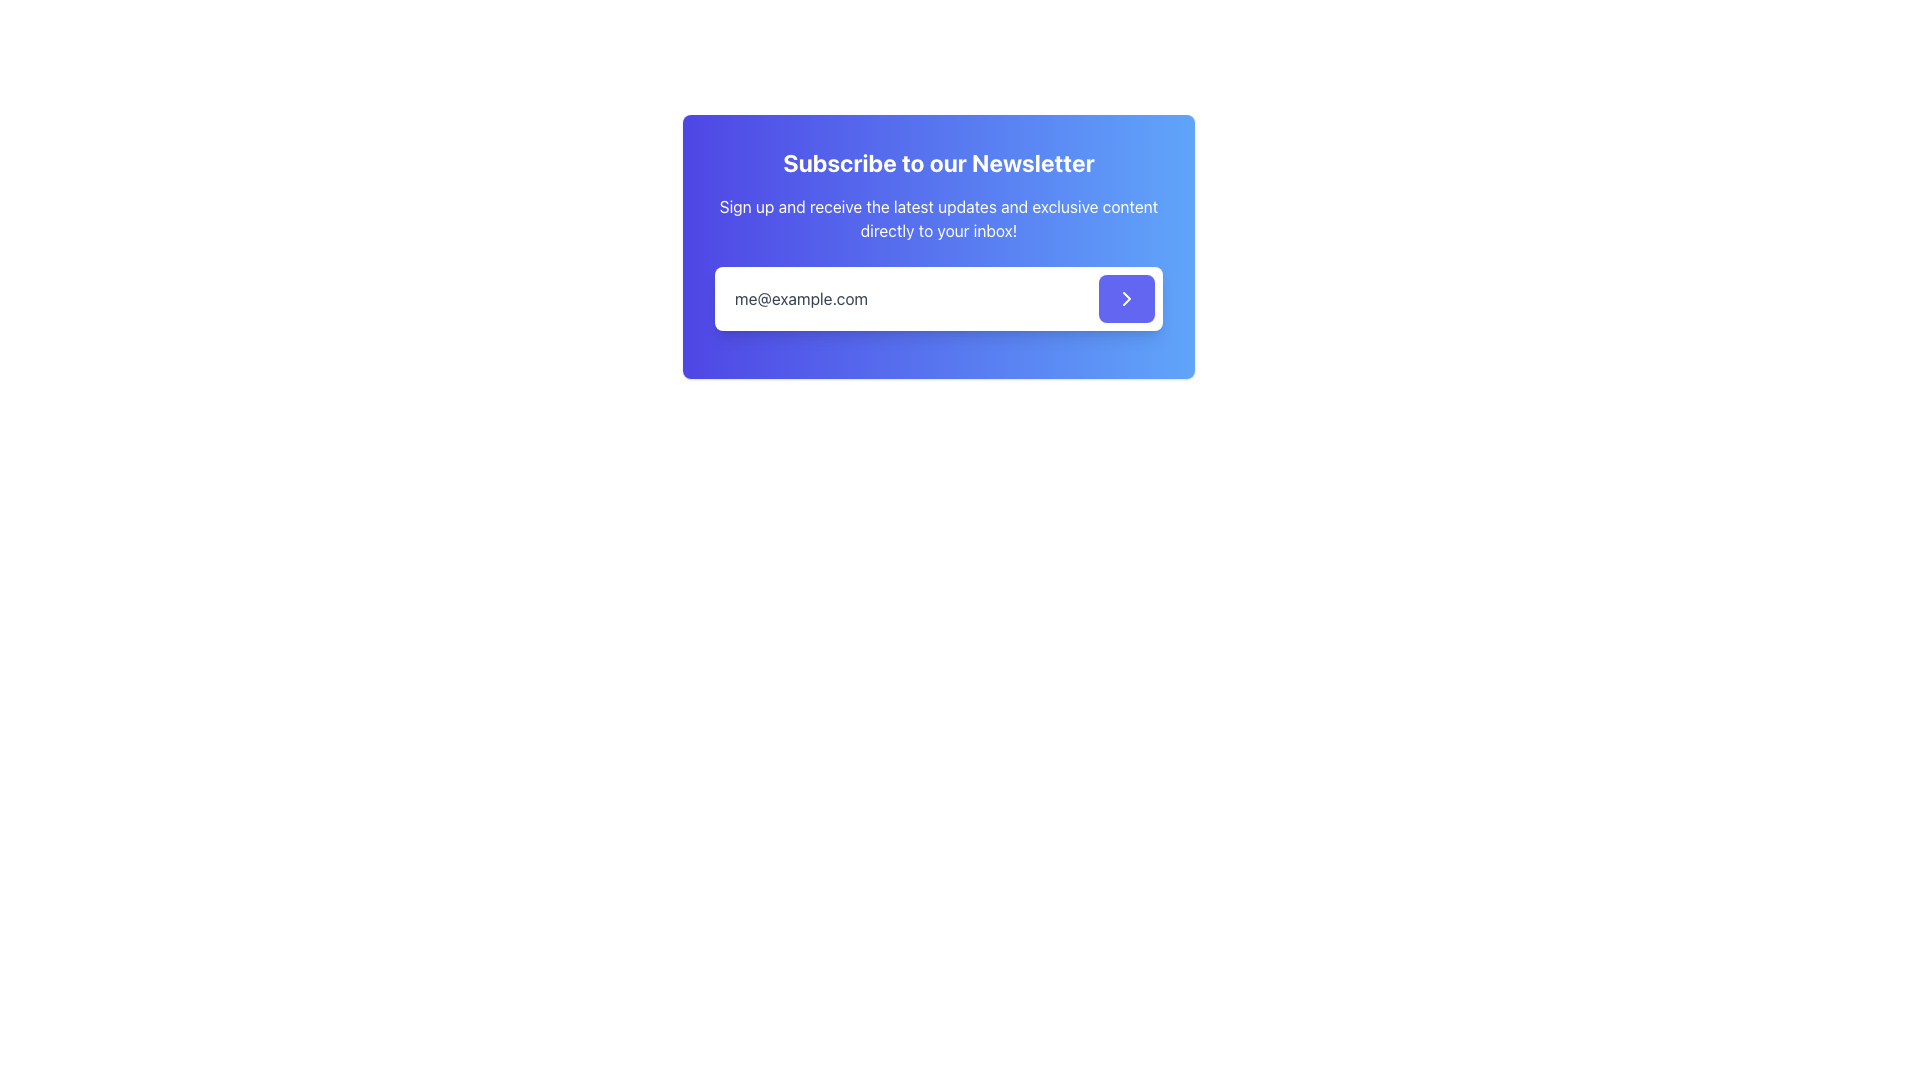 This screenshot has height=1080, width=1920. Describe the element at coordinates (1127, 299) in the screenshot. I see `the chevron icon located within the teal-colored rounded-button styled area` at that location.